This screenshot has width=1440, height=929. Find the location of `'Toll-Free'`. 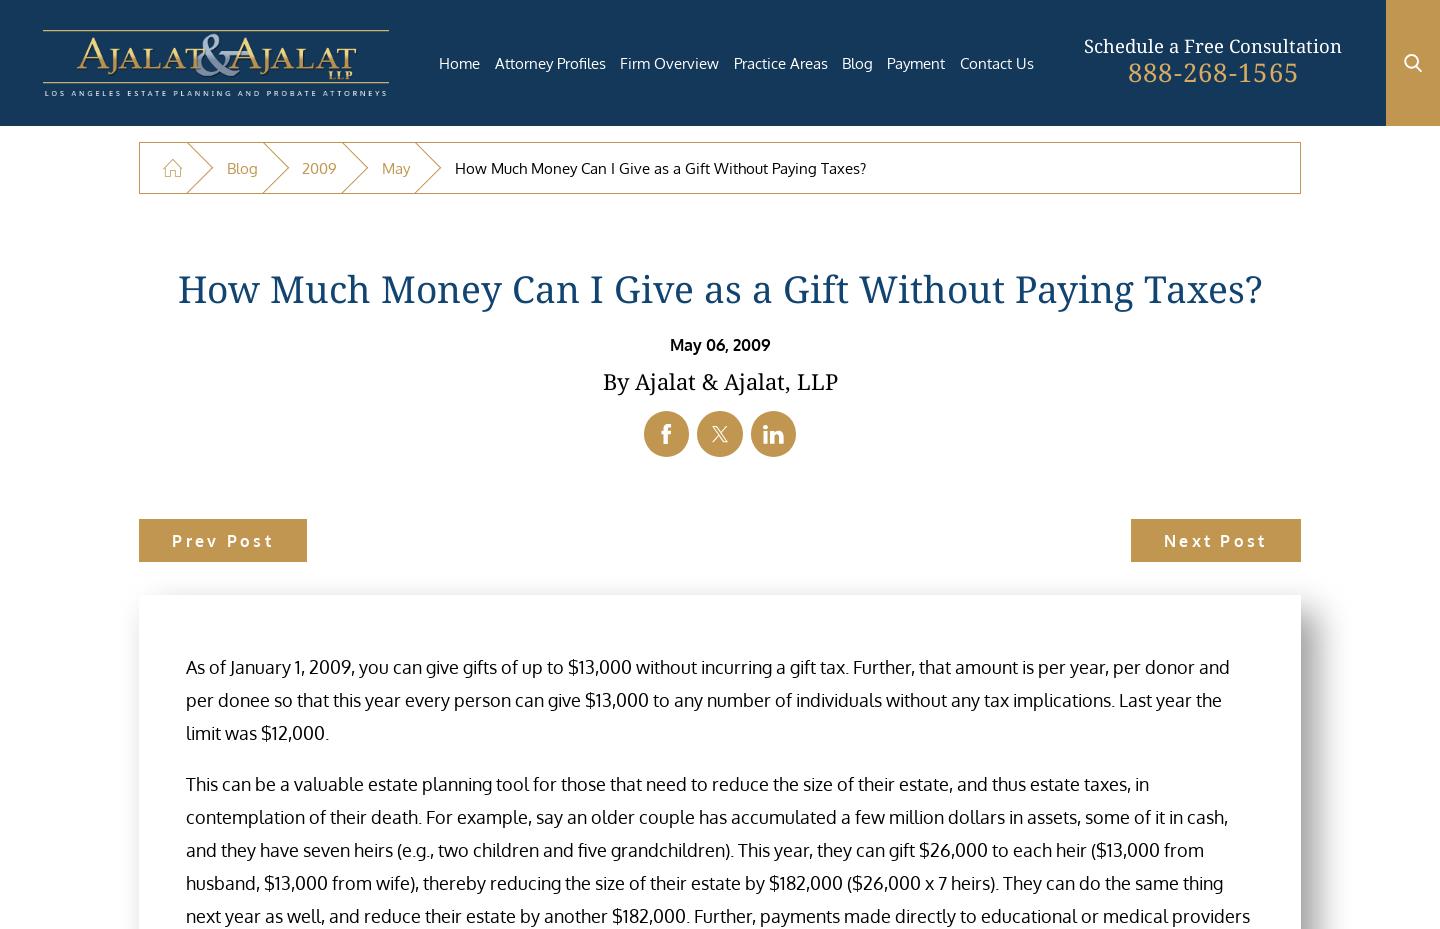

'Toll-Free' is located at coordinates (210, 592).